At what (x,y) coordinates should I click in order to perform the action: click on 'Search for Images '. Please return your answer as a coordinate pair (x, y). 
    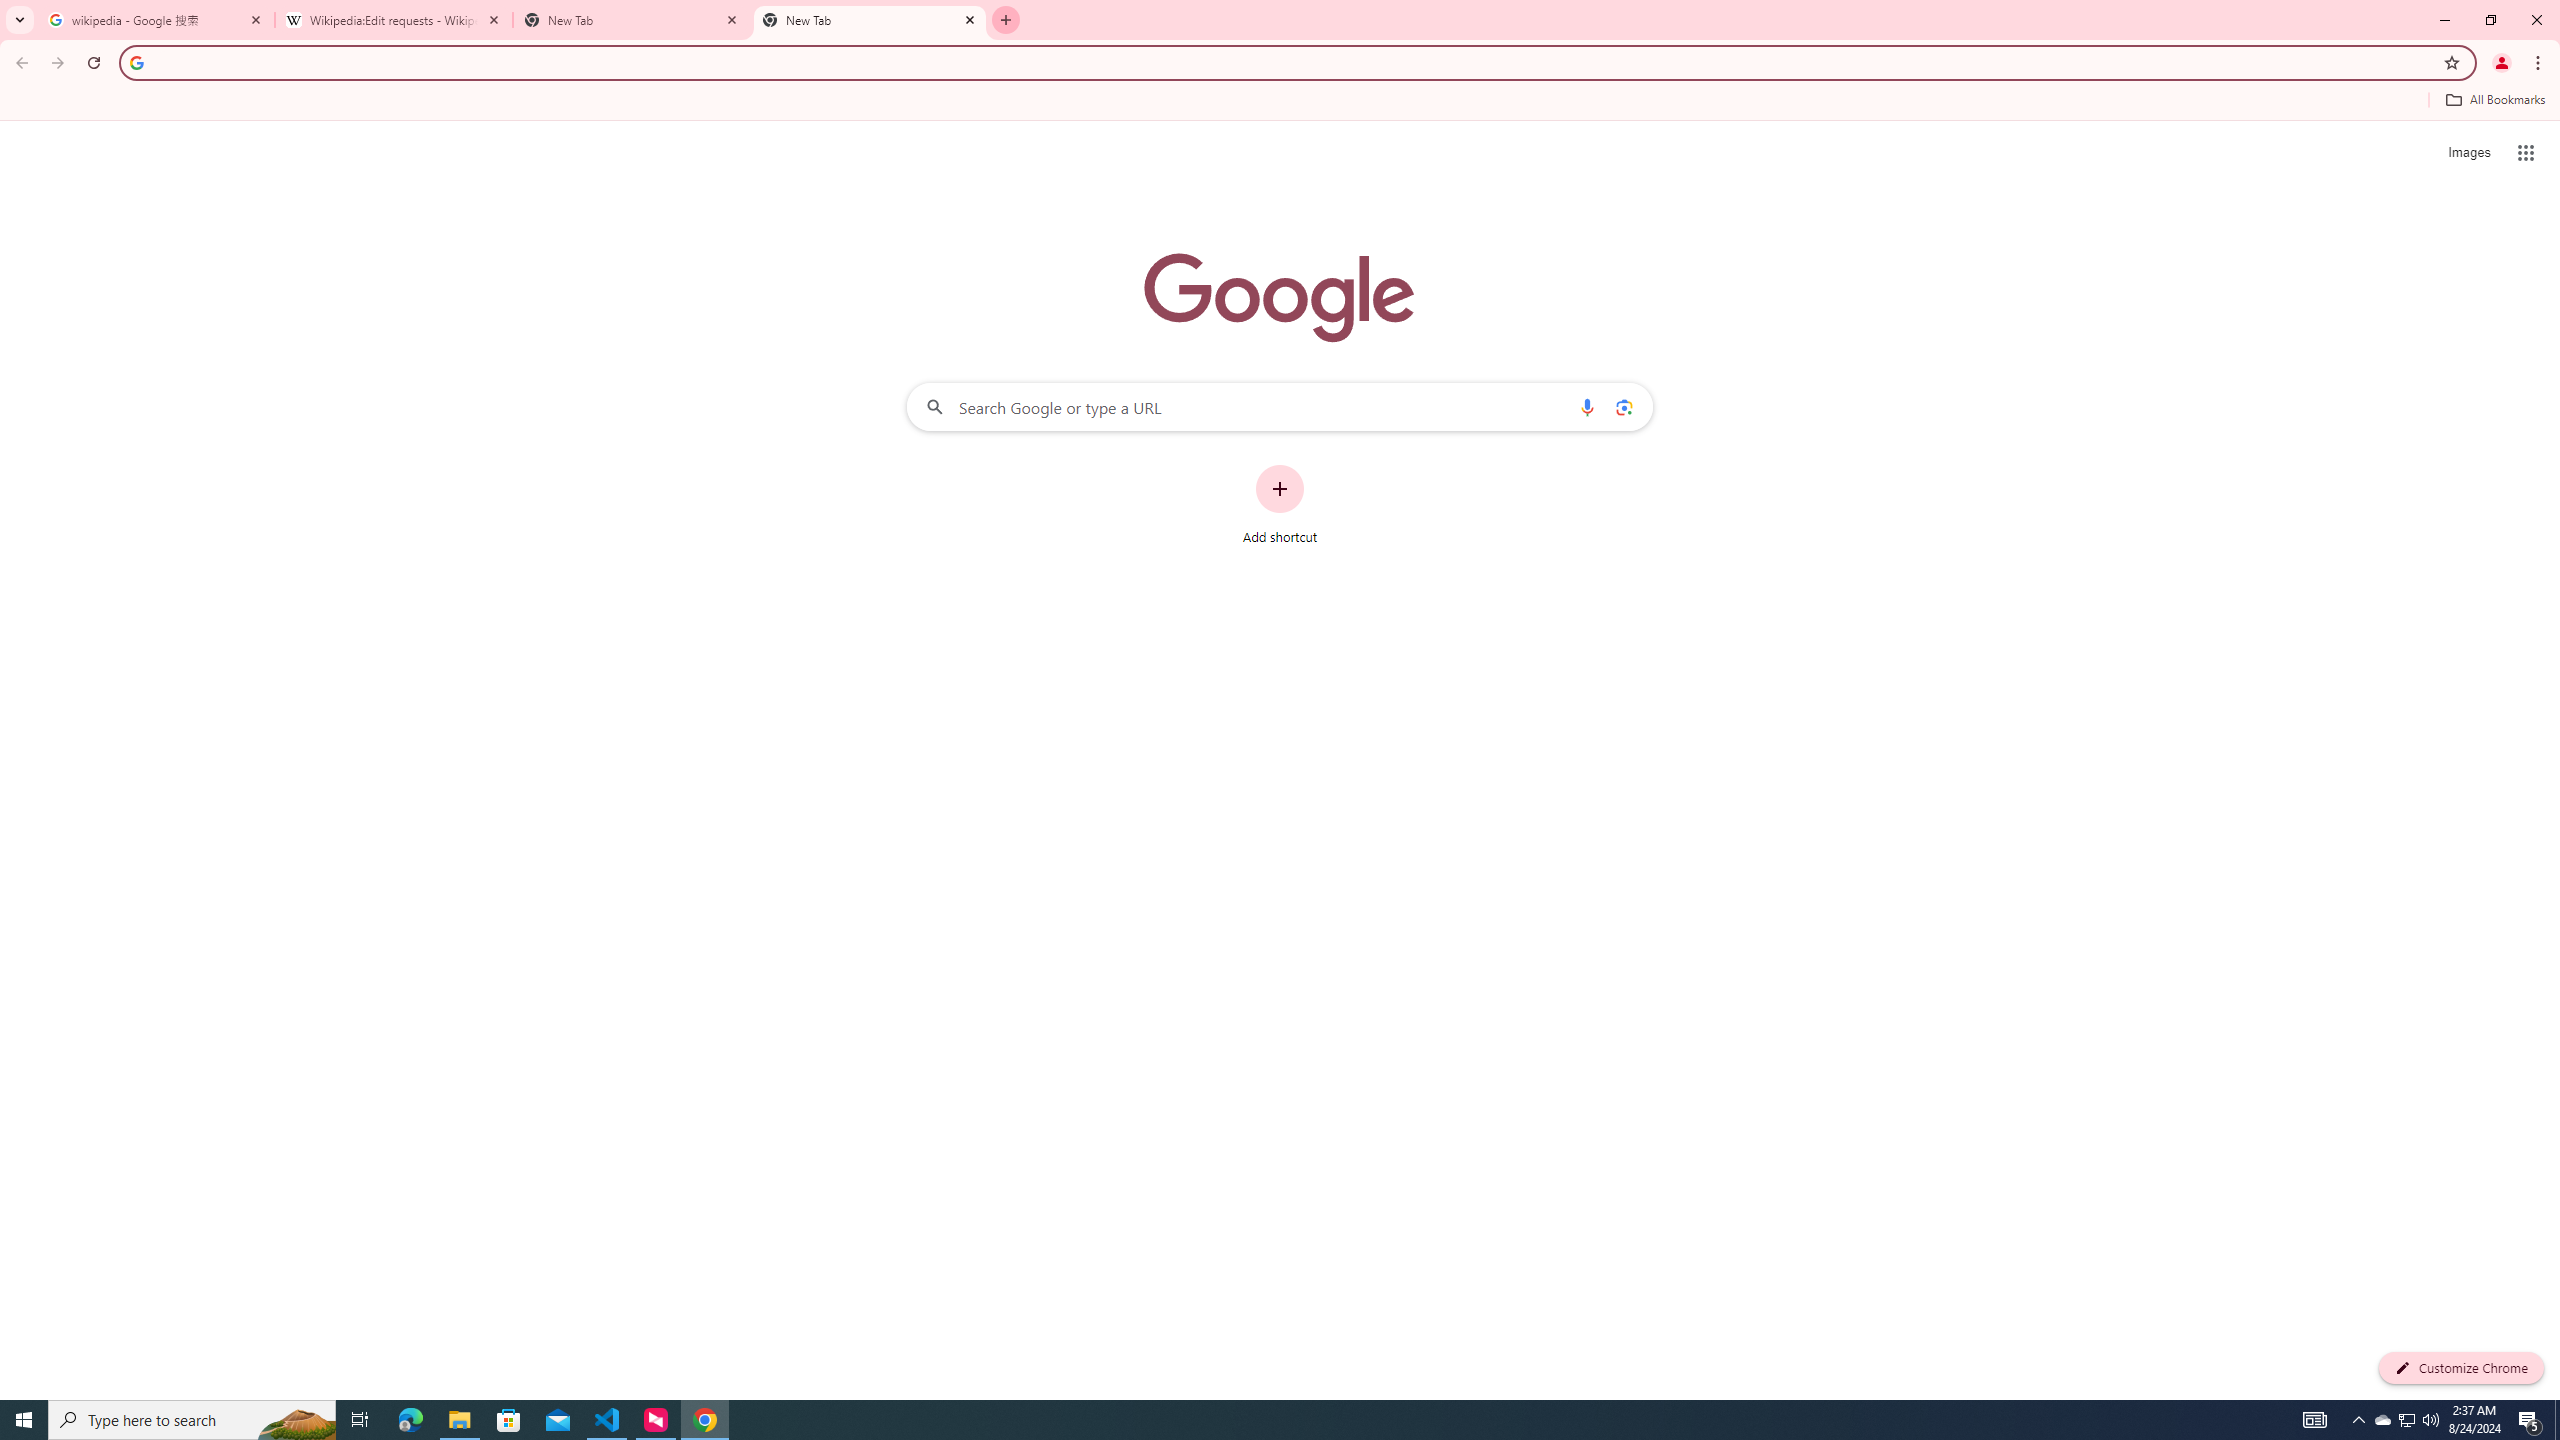
    Looking at the image, I should click on (2469, 153).